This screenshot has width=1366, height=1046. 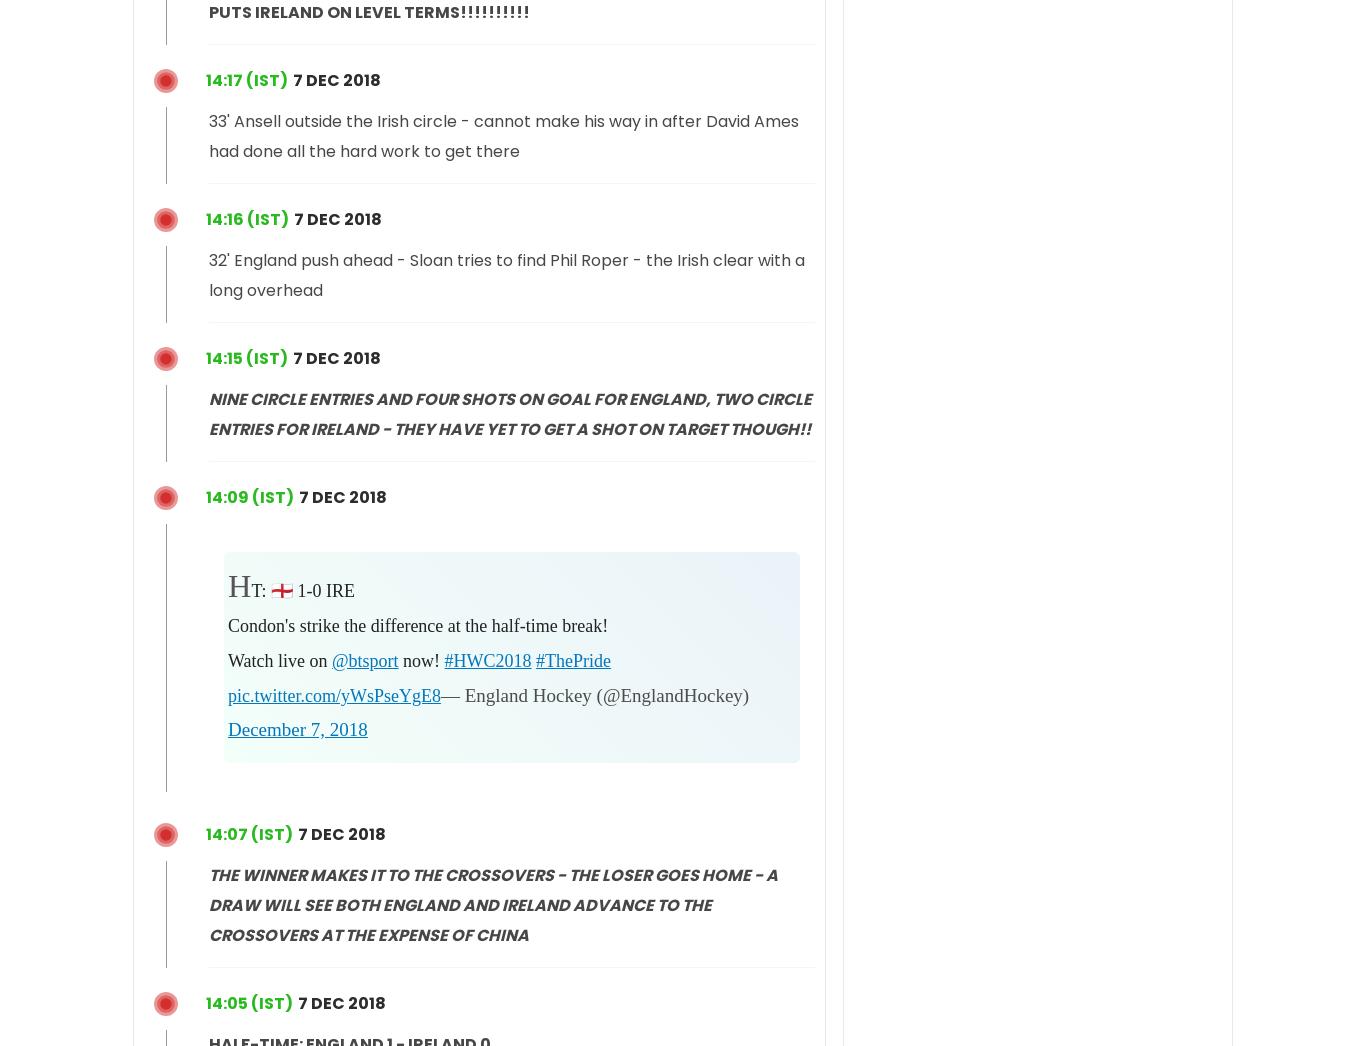 I want to click on 'Watch live on', so click(x=280, y=659).